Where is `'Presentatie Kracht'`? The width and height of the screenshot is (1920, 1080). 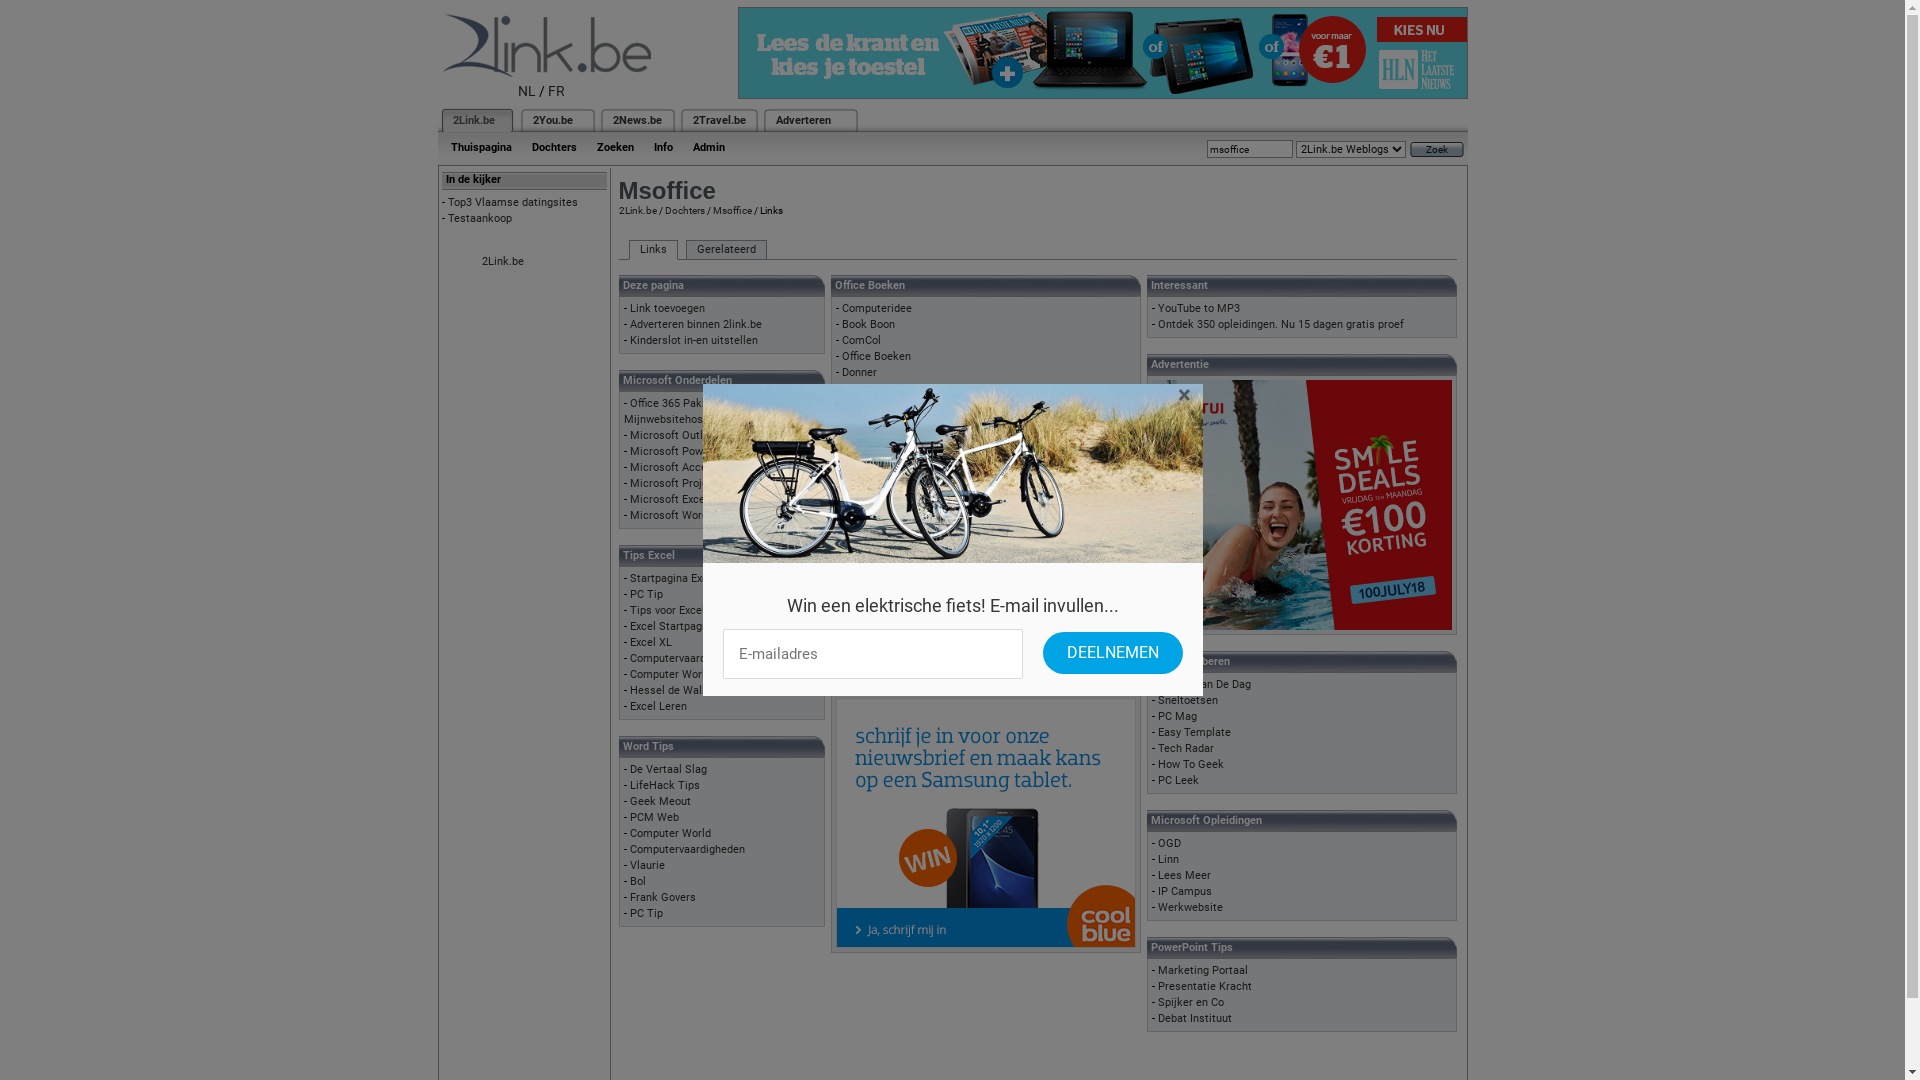
'Presentatie Kracht' is located at coordinates (1157, 985).